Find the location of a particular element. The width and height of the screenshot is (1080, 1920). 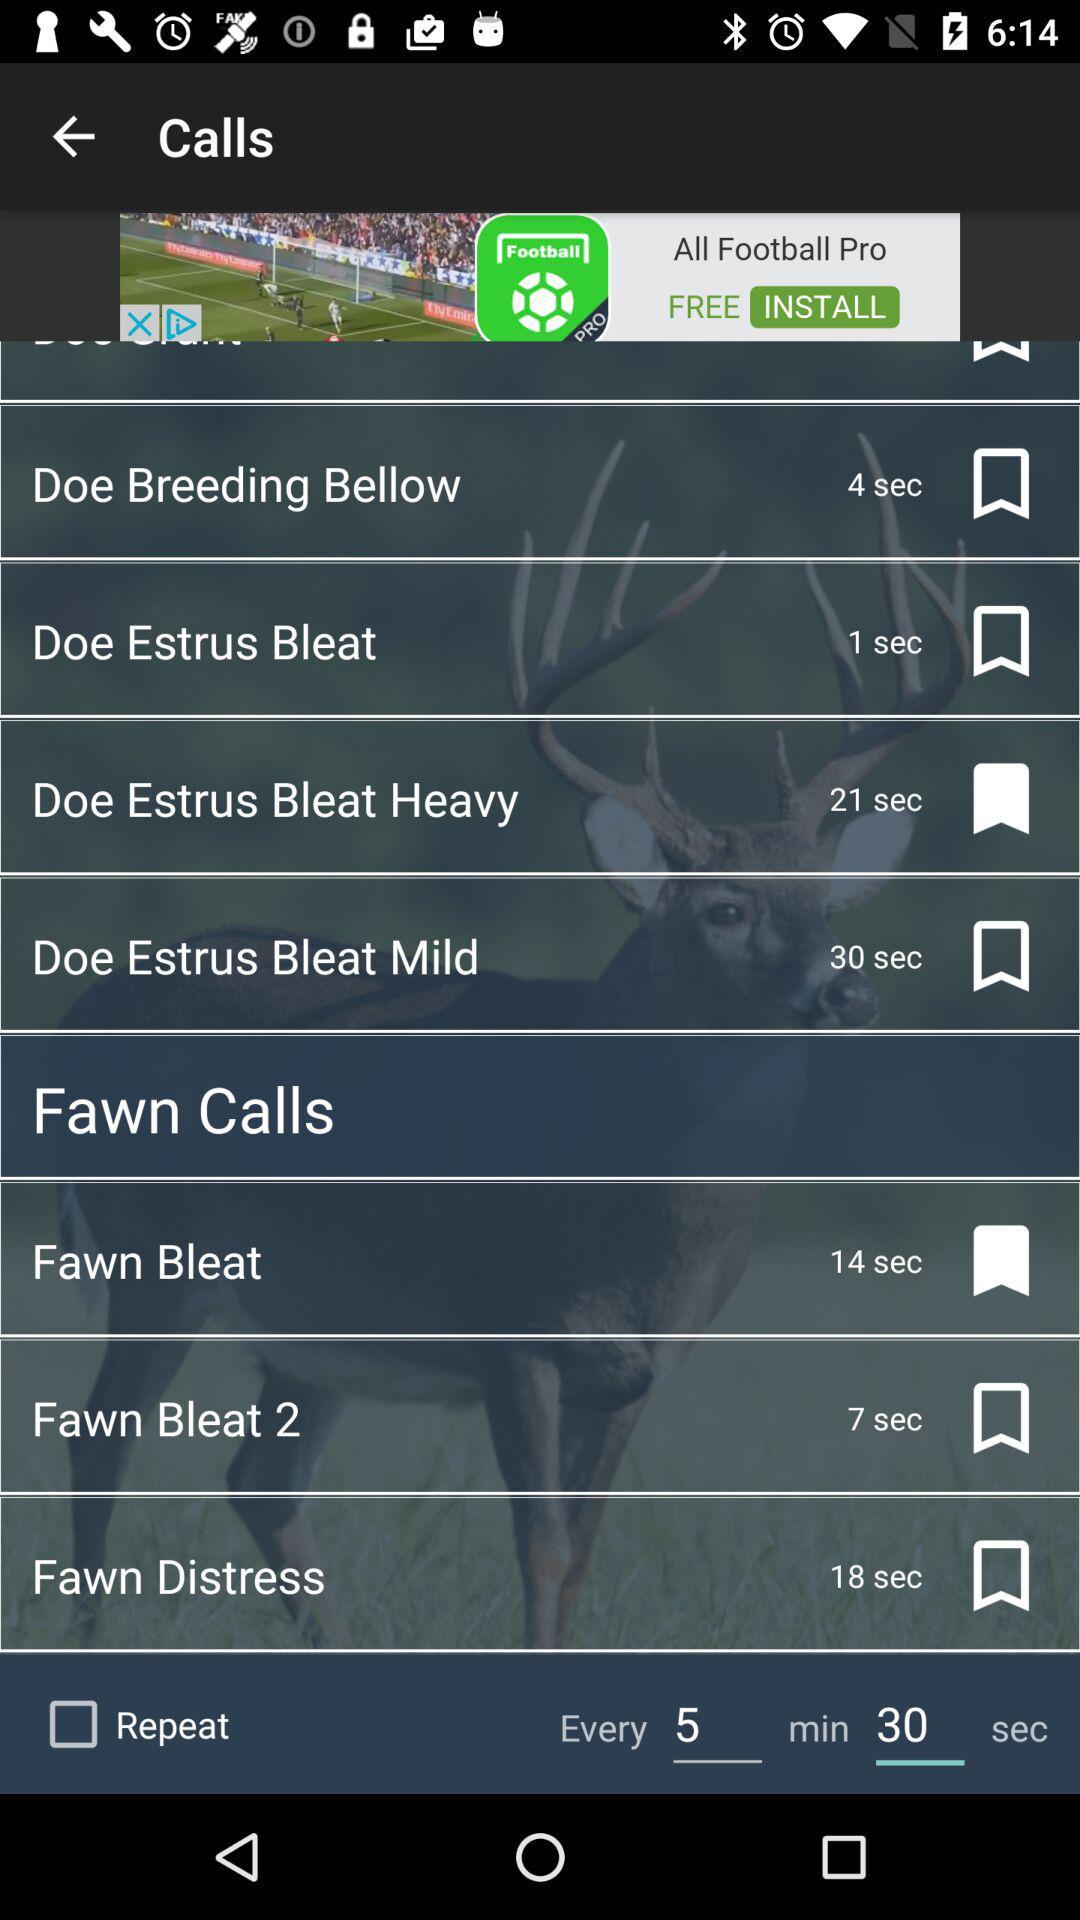

opens advertisement is located at coordinates (540, 274).